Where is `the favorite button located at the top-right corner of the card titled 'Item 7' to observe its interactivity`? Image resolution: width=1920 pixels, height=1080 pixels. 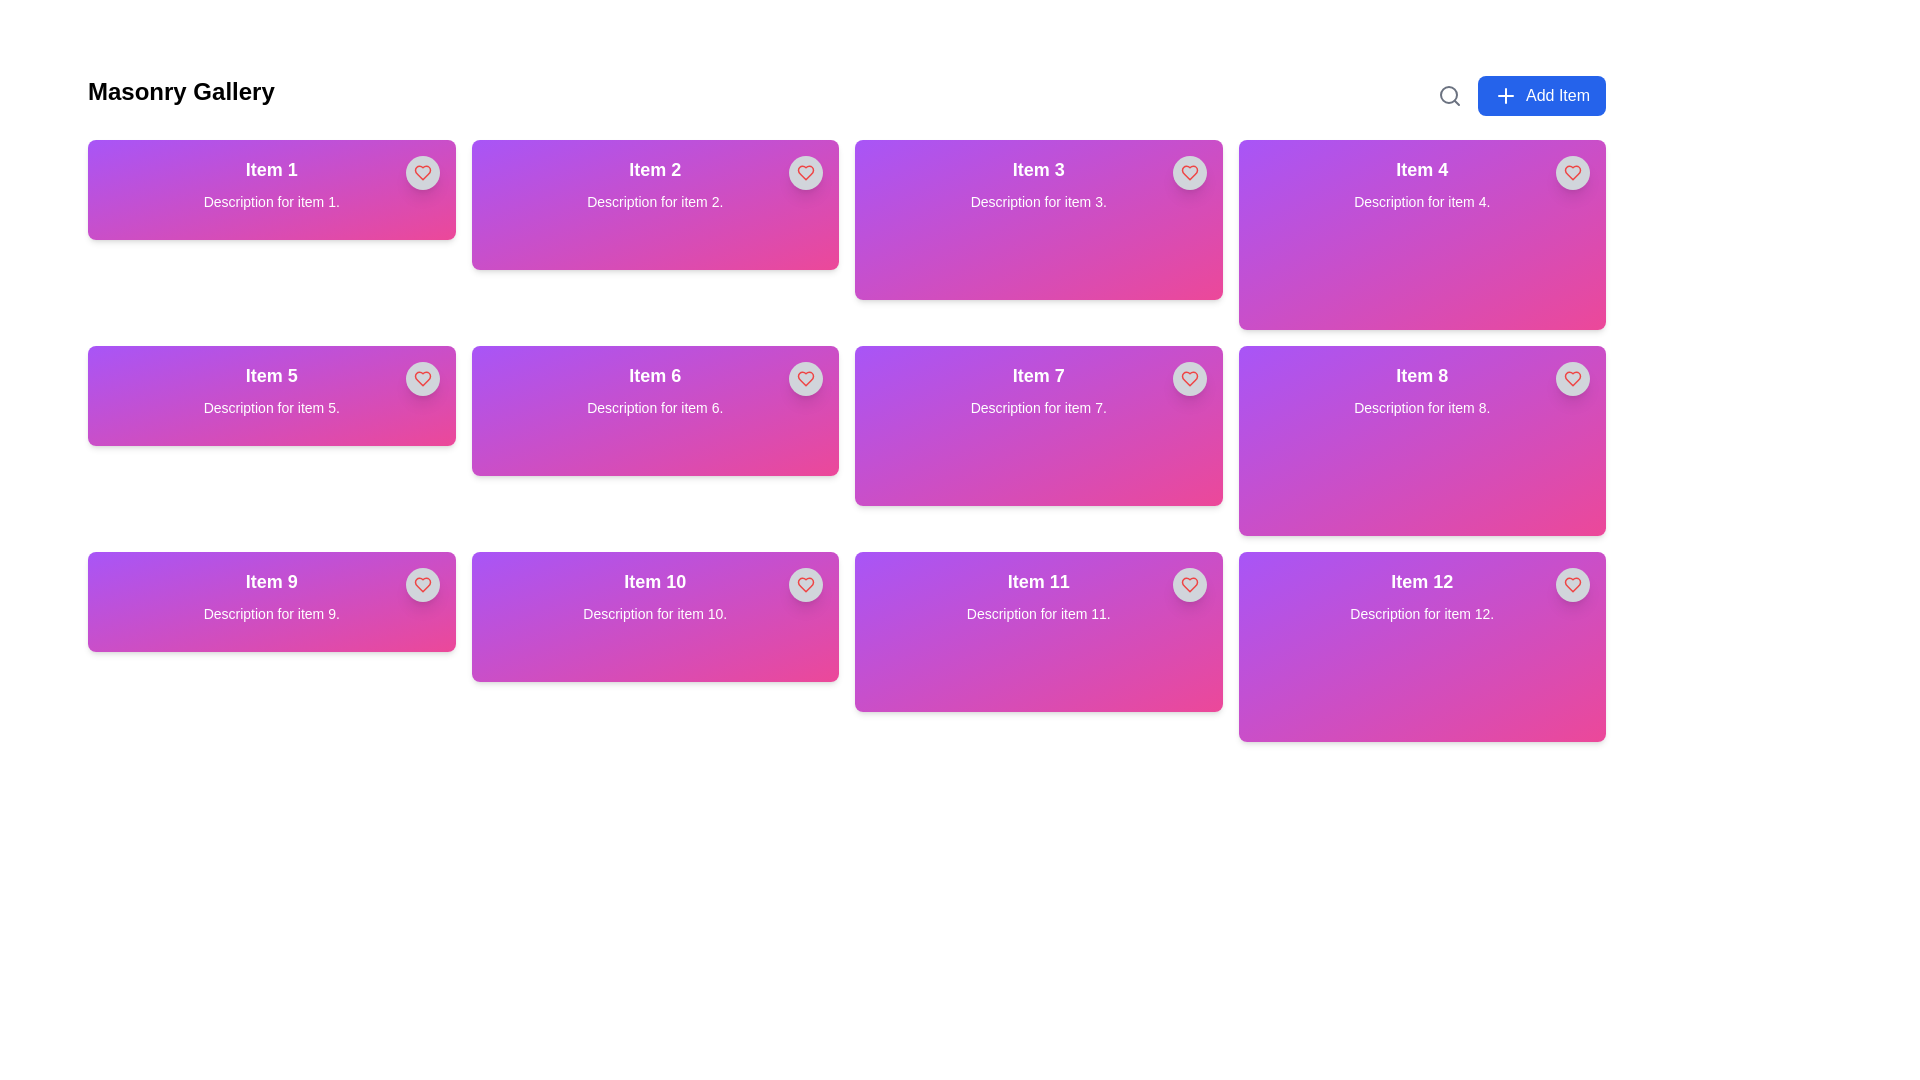
the favorite button located at the top-right corner of the card titled 'Item 7' to observe its interactivity is located at coordinates (1189, 378).